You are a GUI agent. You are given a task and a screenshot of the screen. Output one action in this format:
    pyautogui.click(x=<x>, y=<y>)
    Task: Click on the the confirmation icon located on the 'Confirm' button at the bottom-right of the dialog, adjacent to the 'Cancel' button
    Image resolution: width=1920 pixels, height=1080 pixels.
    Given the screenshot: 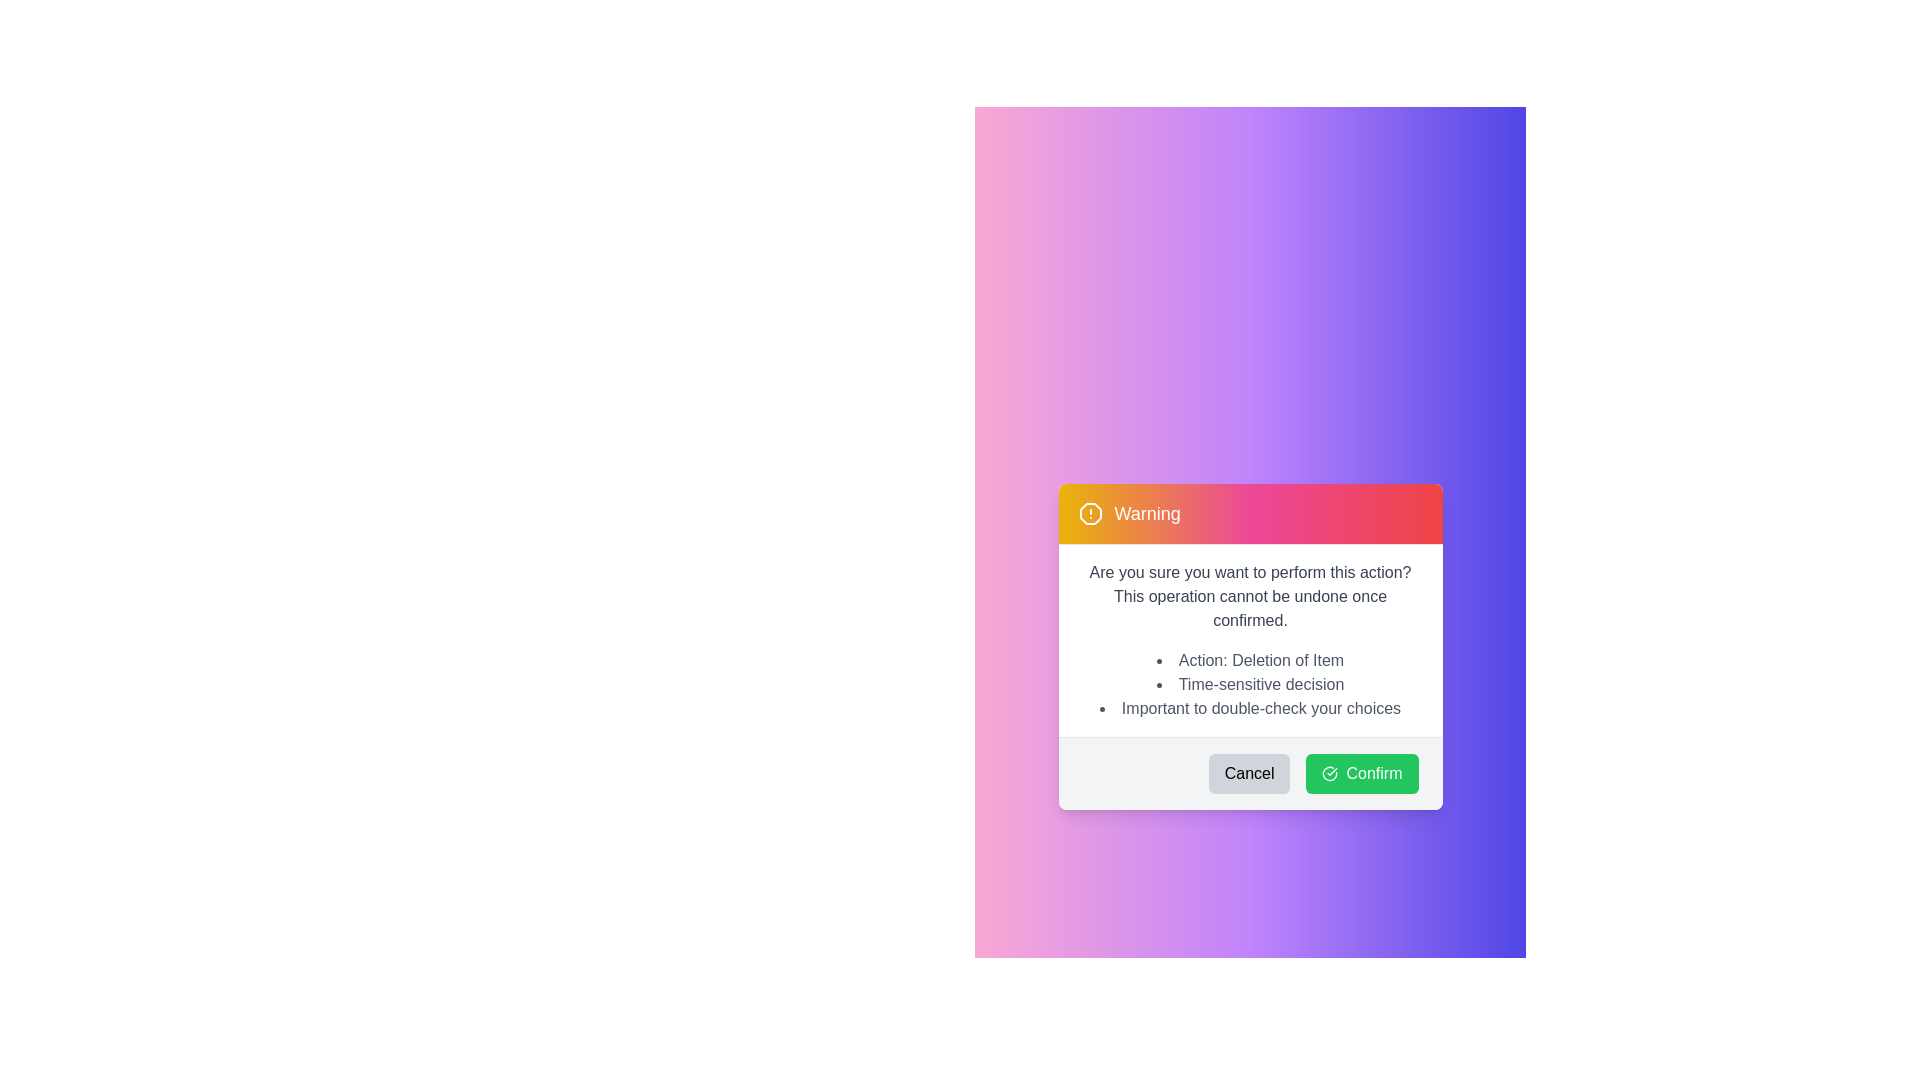 What is the action you would take?
    pyautogui.click(x=1330, y=773)
    